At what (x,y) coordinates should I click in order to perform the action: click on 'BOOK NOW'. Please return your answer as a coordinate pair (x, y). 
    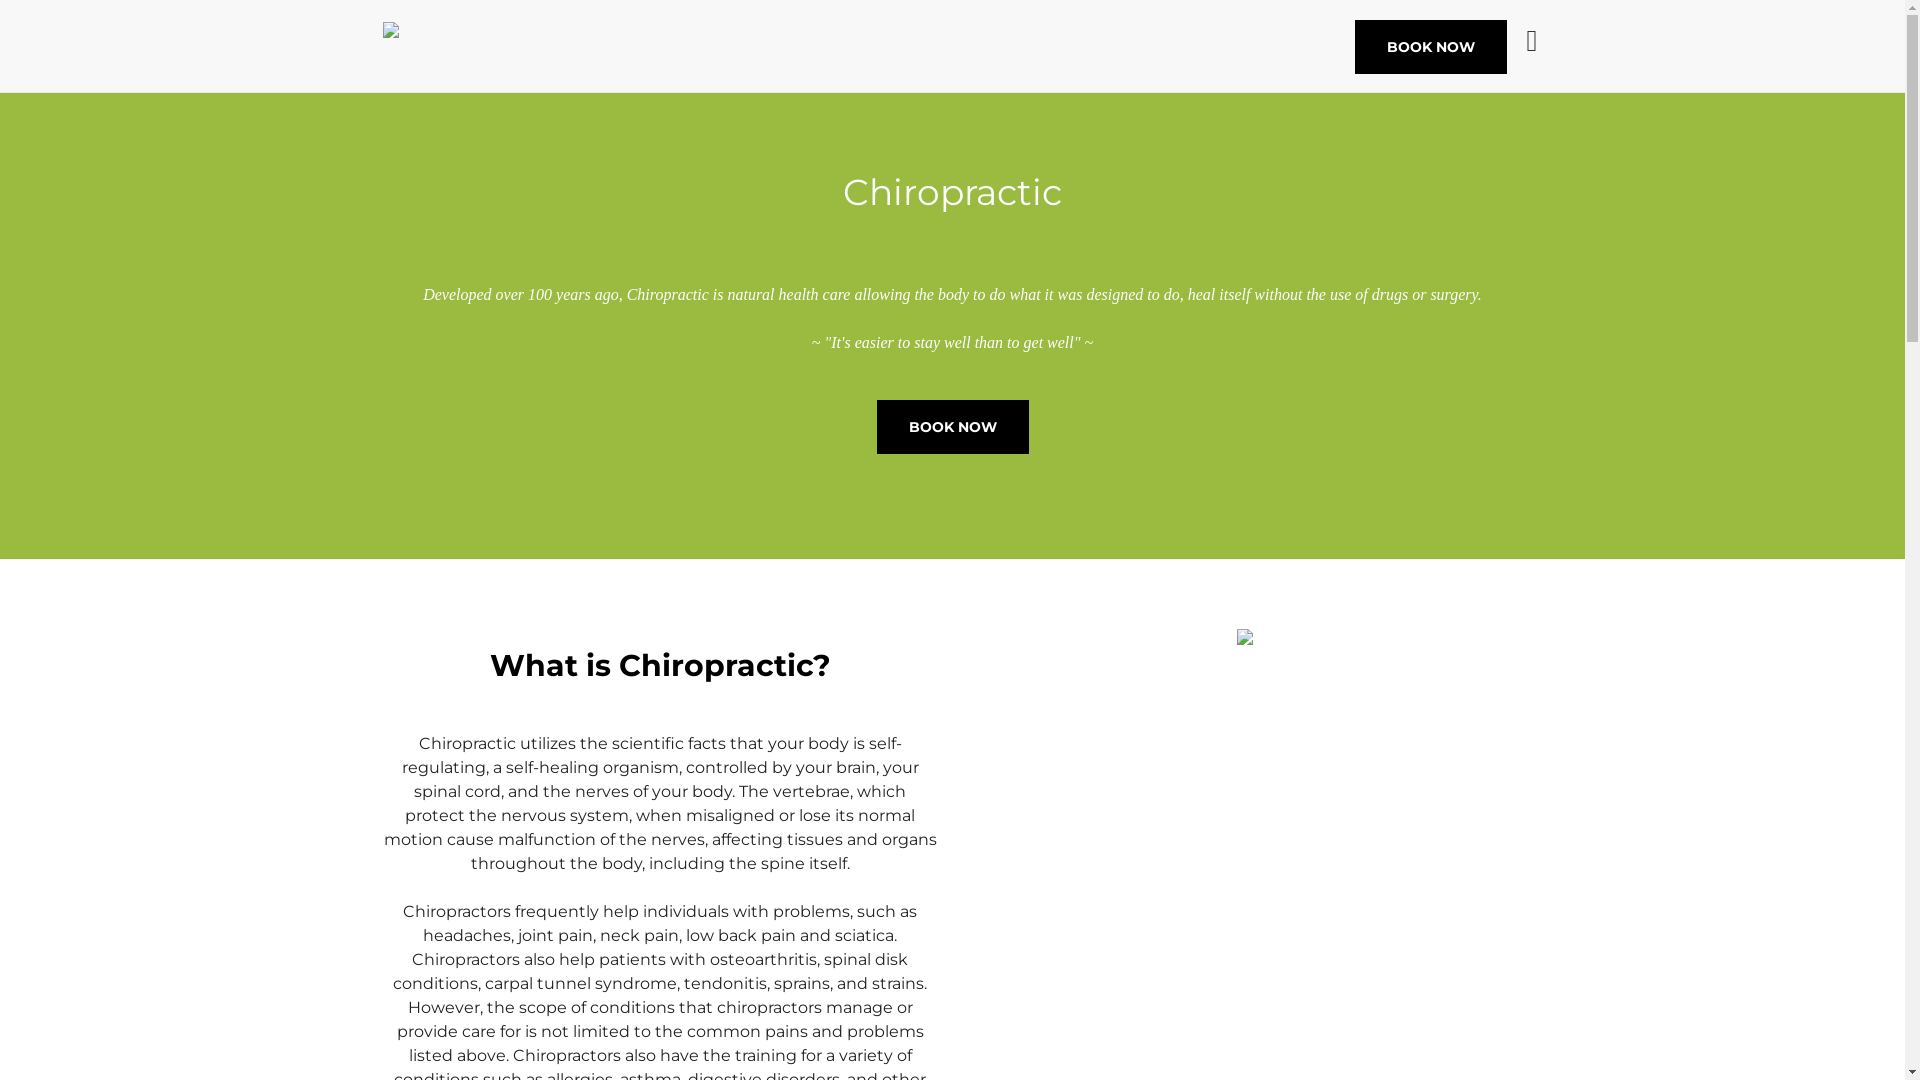
    Looking at the image, I should click on (1429, 45).